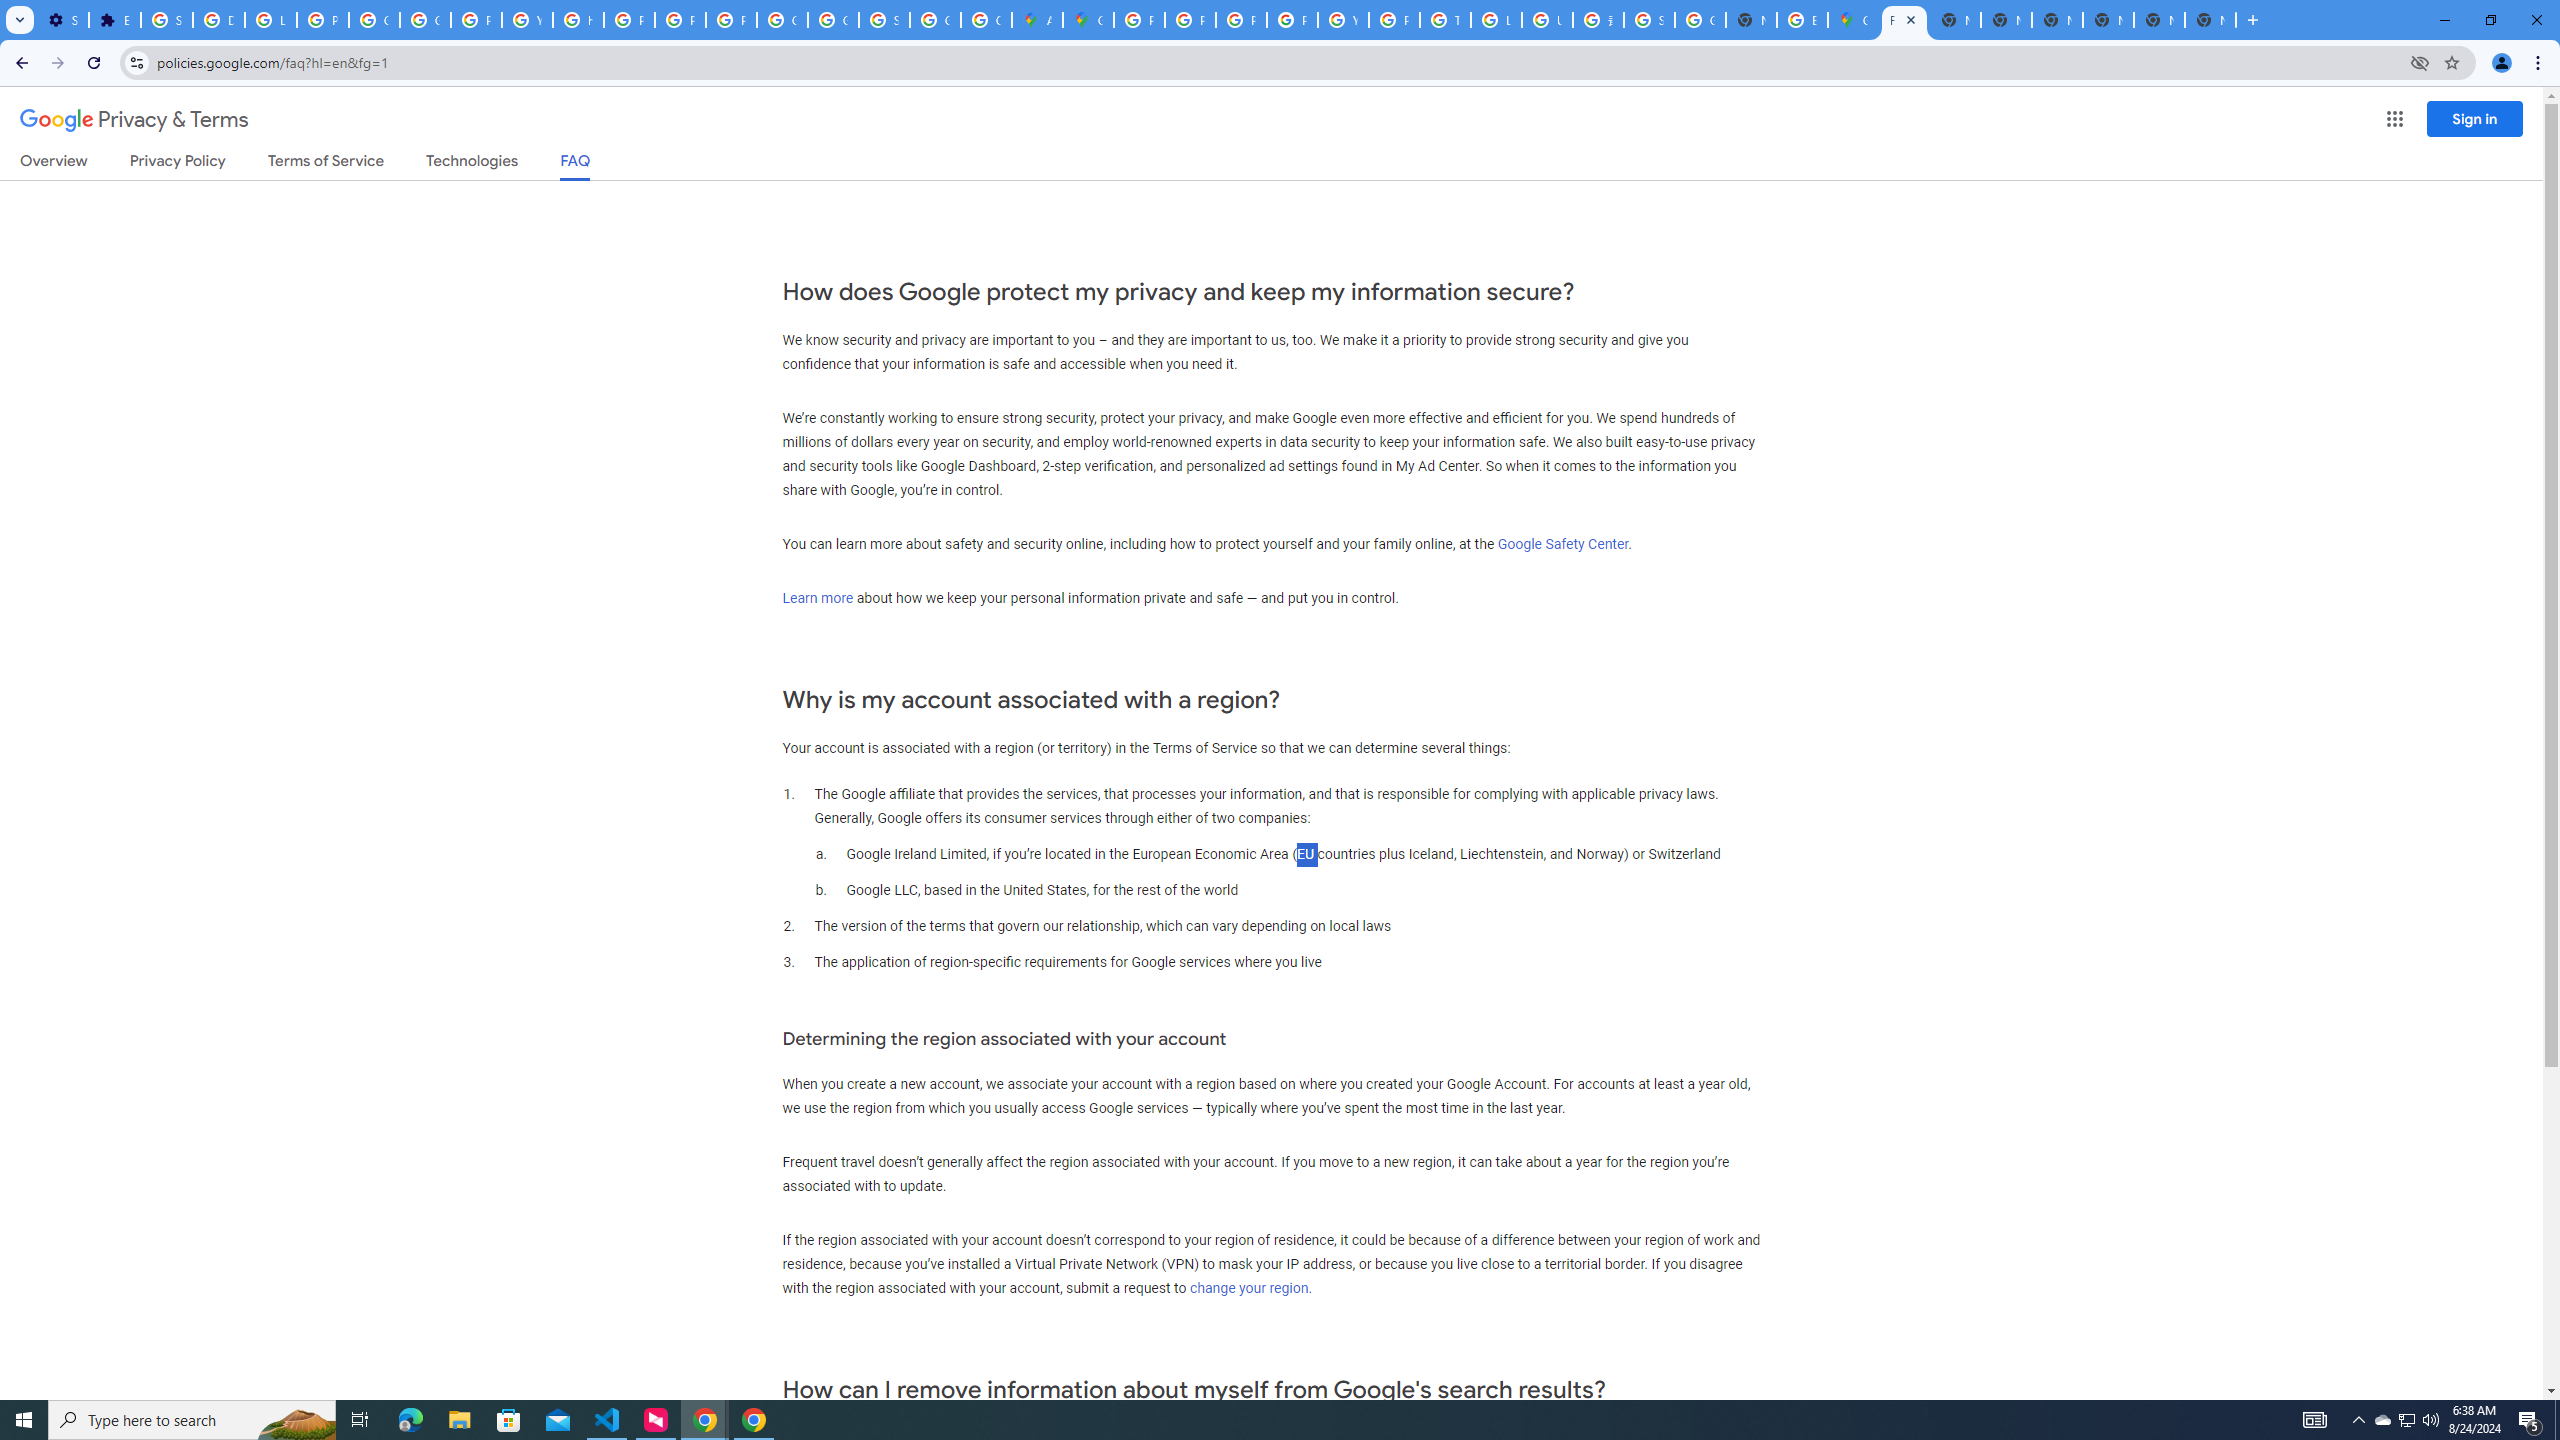 The image size is (2560, 1440). Describe the element at coordinates (1802, 19) in the screenshot. I see `'Explore new street-level details - Google Maps Help'` at that location.